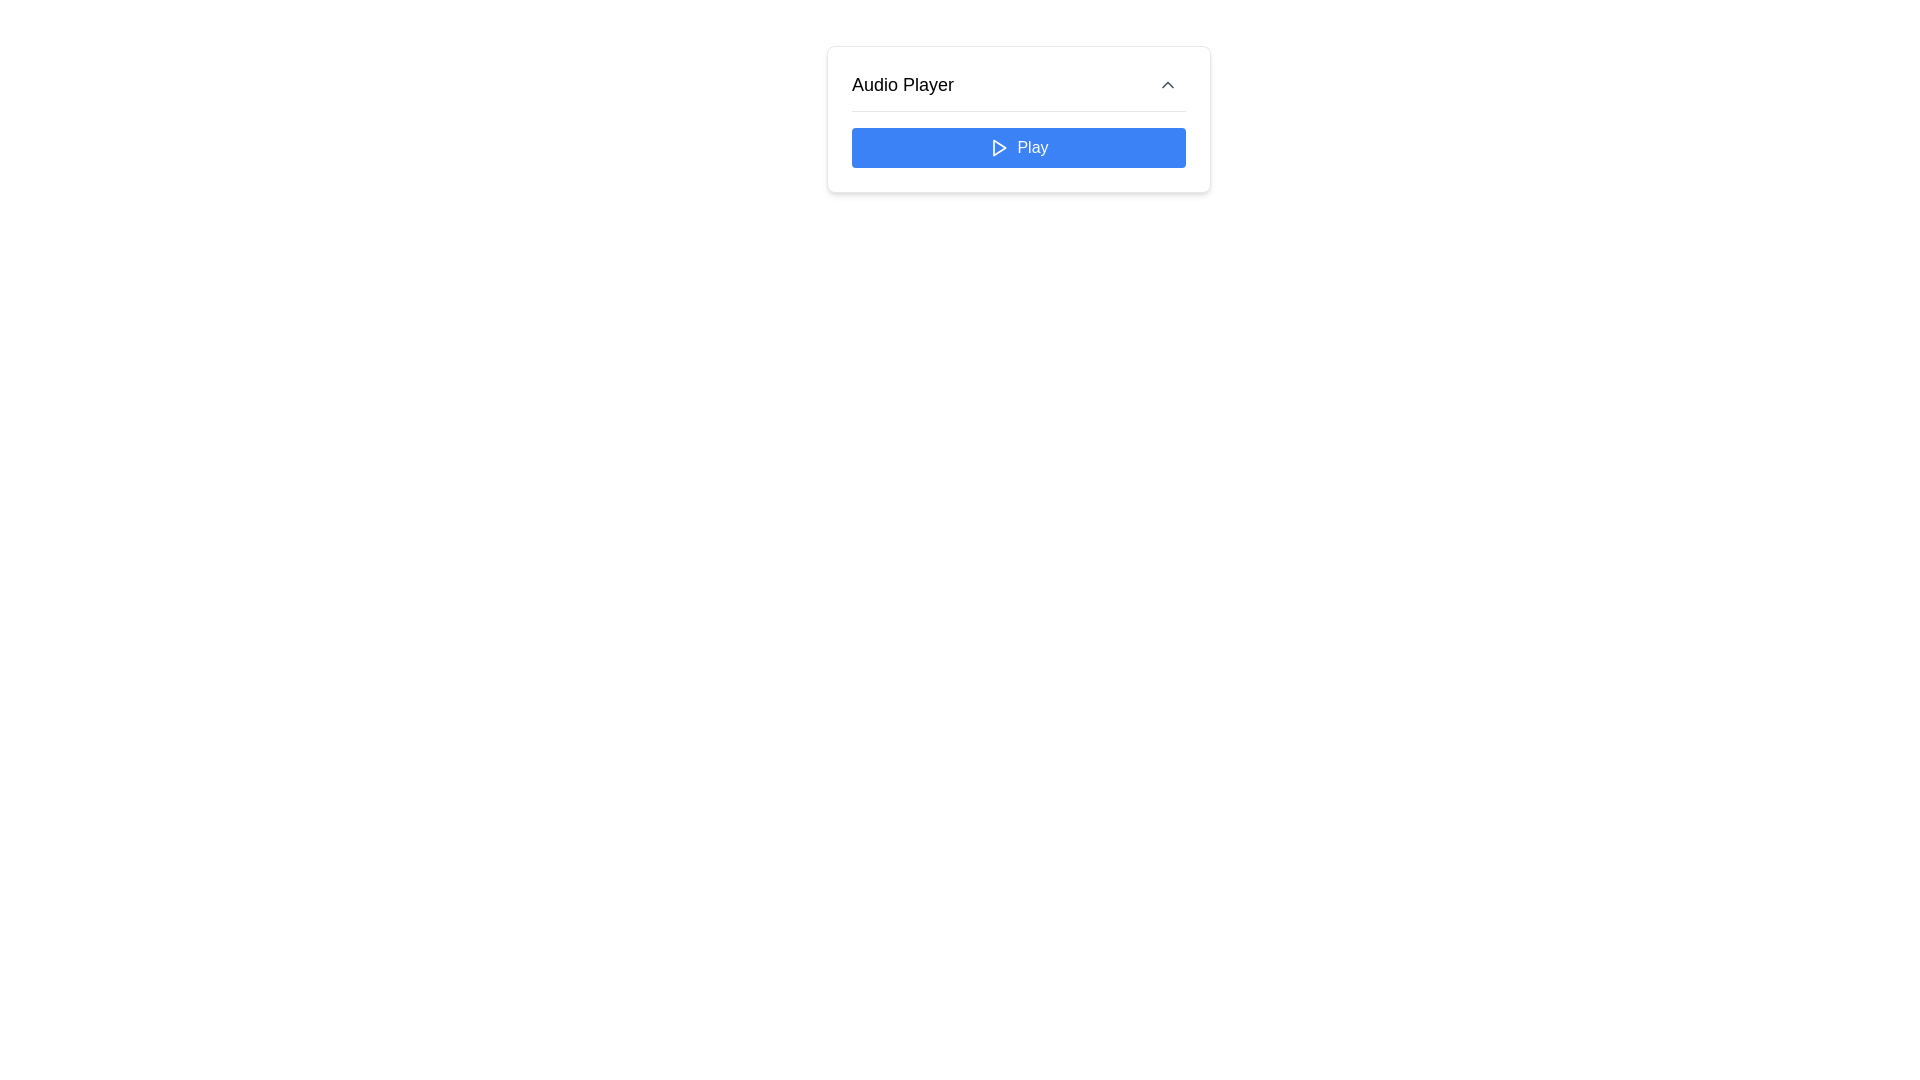  Describe the element at coordinates (999, 146) in the screenshot. I see `the triangular 'Play' icon located in the center of the blue rectangular button in the audio player interface to play the audio` at that location.